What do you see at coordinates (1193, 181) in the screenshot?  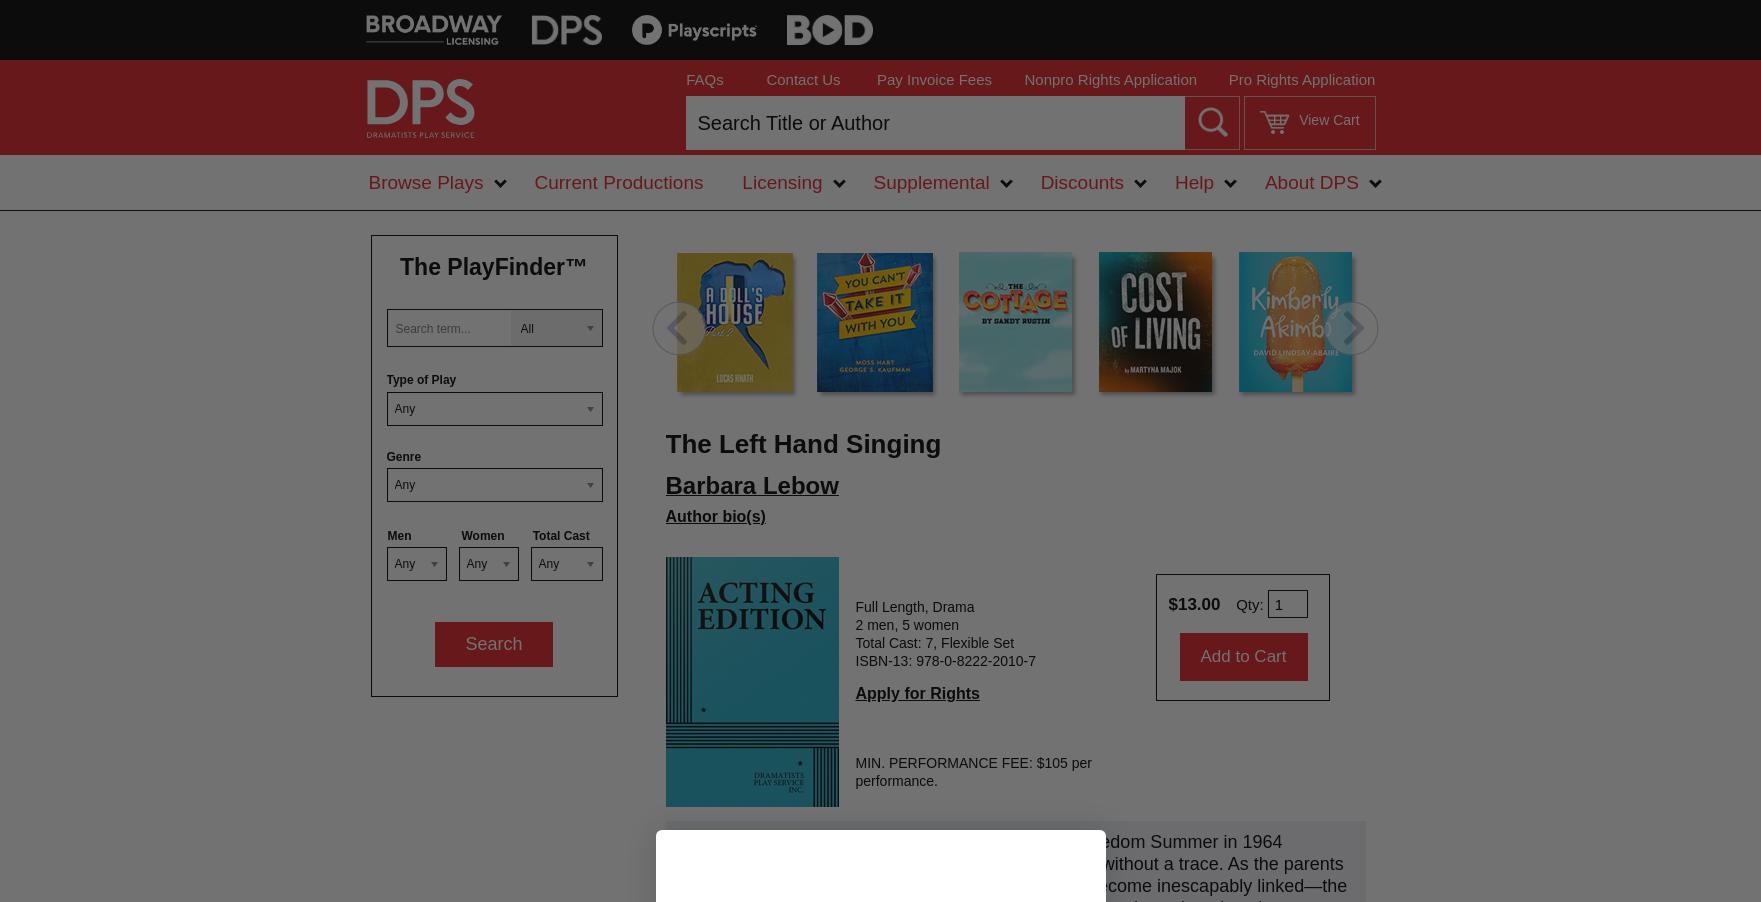 I see `'Help'` at bounding box center [1193, 181].